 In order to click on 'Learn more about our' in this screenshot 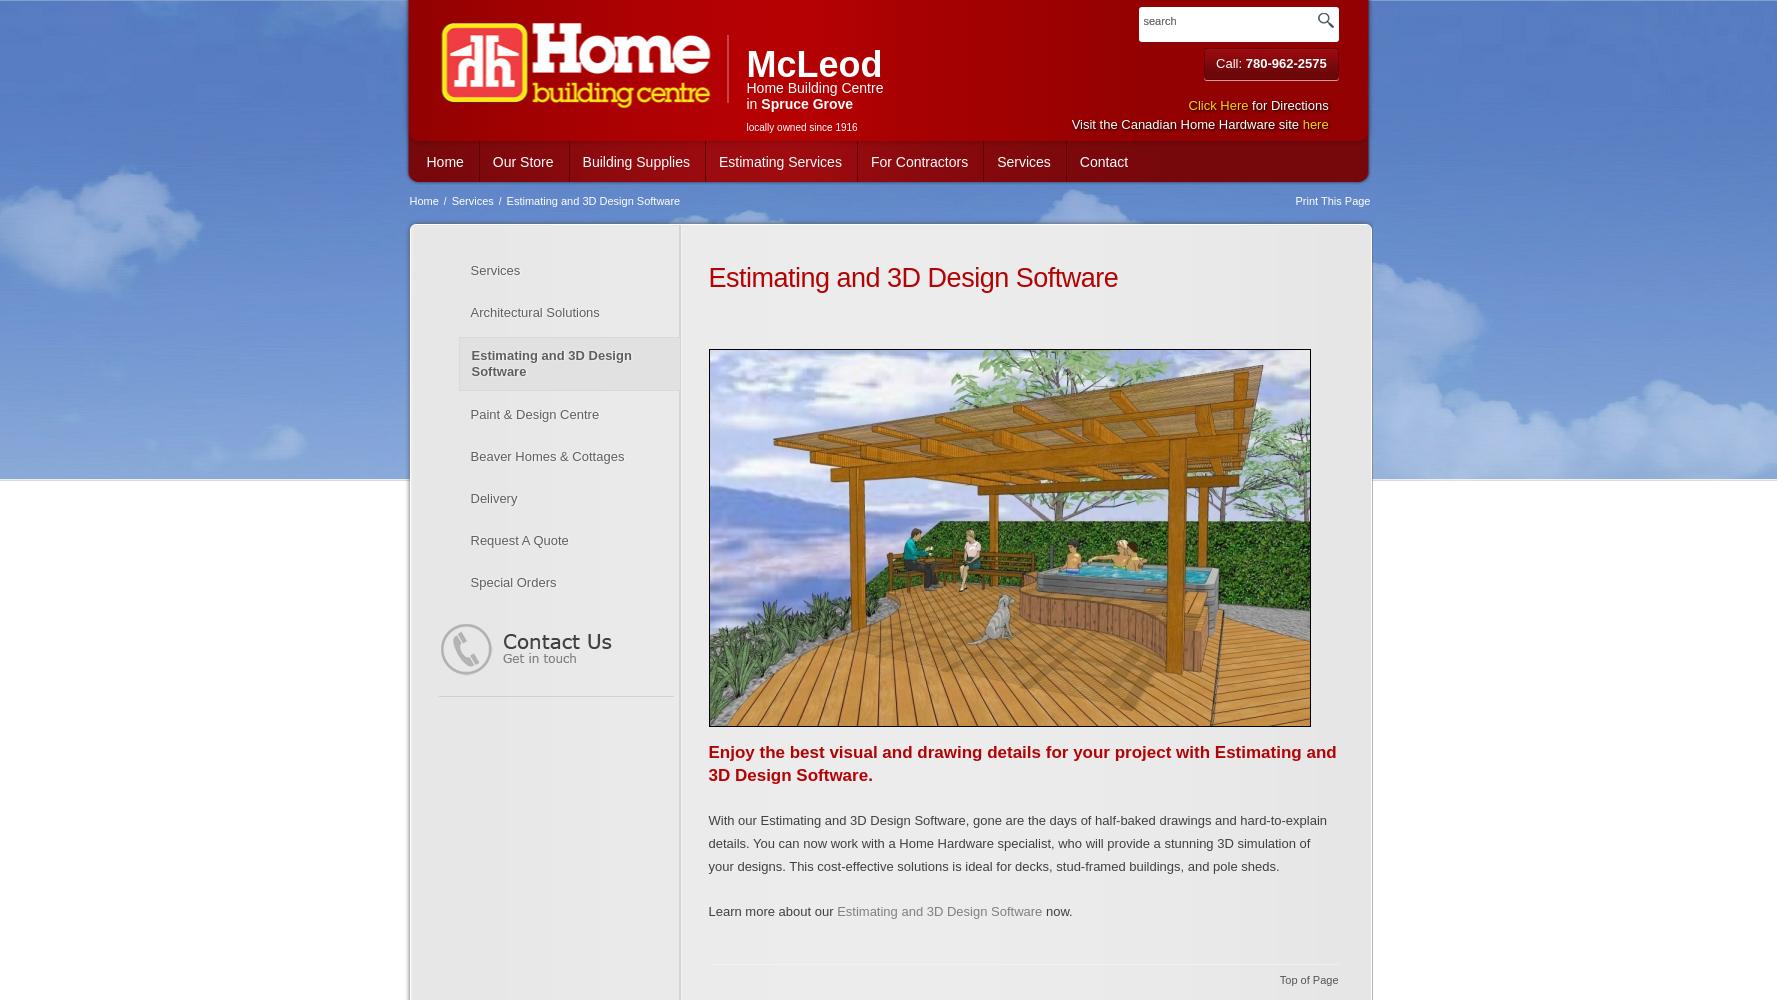, I will do `click(772, 911)`.